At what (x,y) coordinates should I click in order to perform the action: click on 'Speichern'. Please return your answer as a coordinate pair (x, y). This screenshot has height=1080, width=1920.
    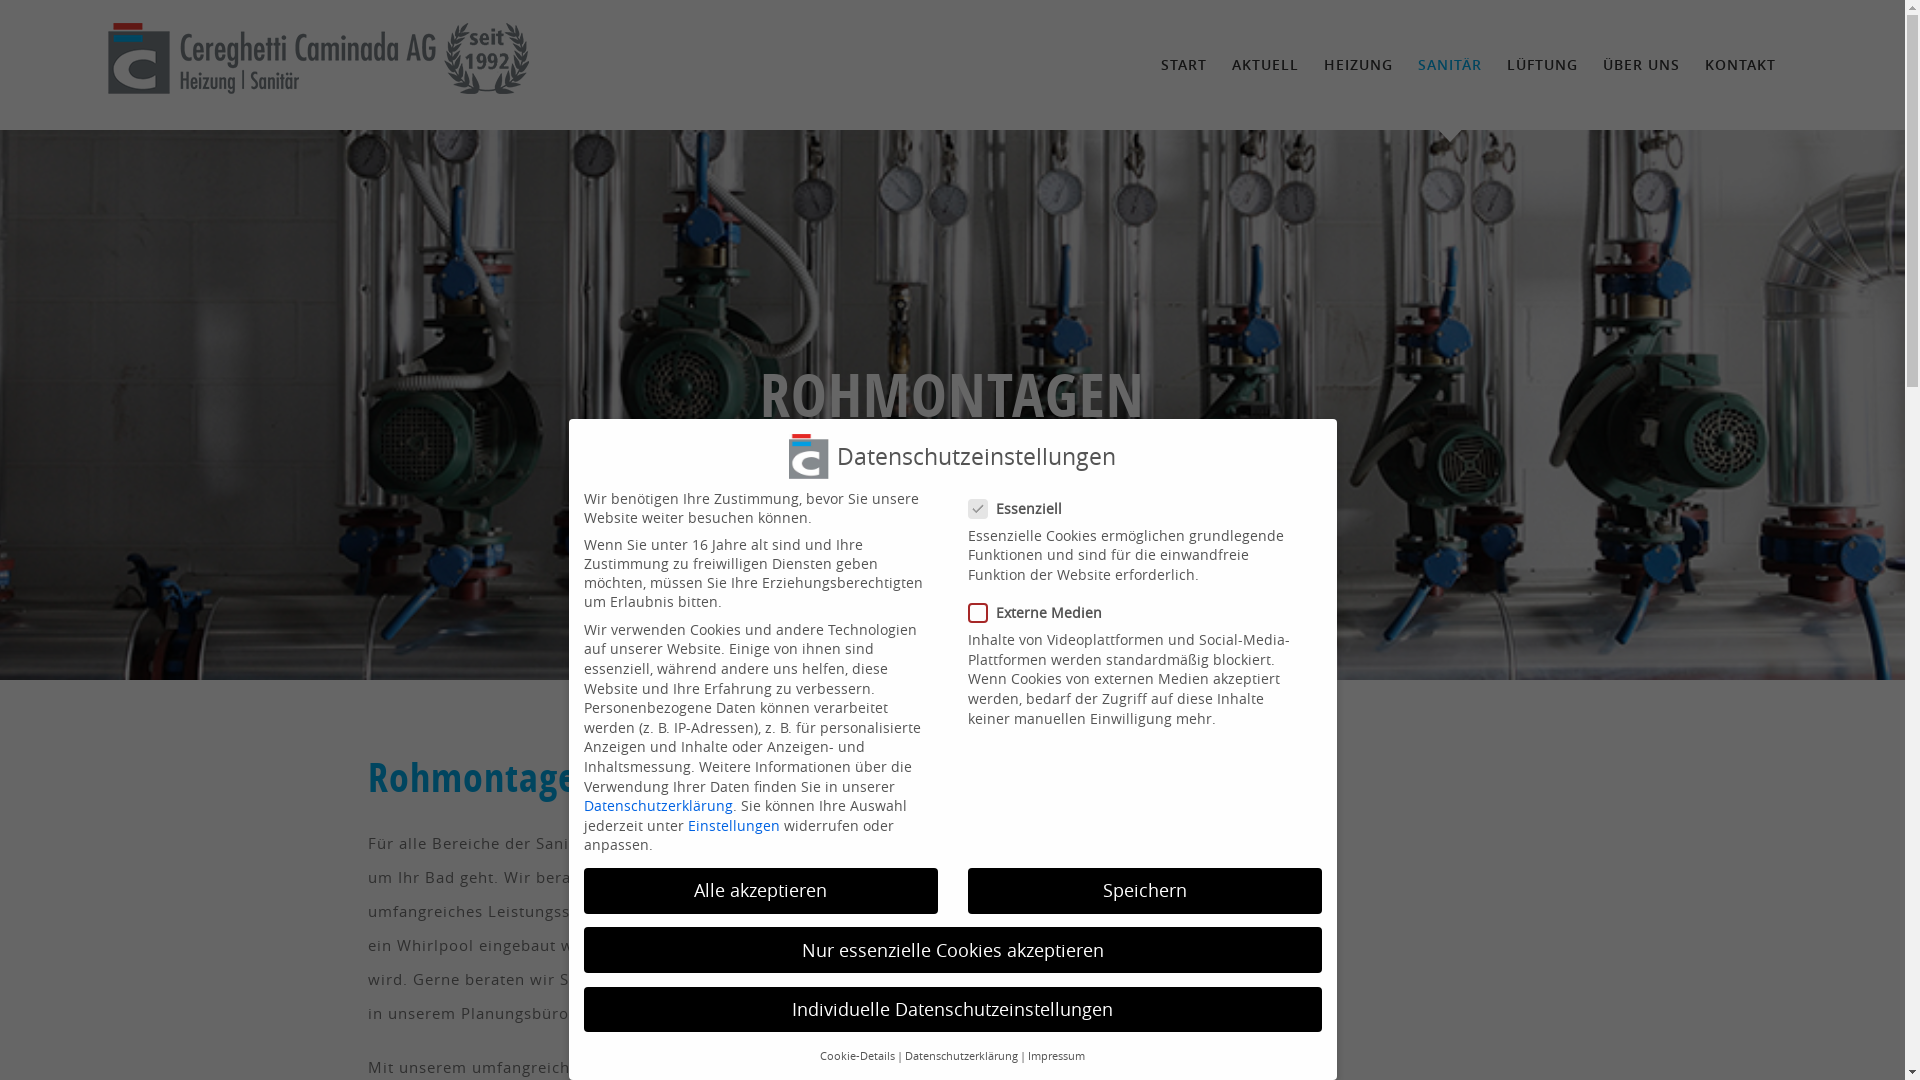
    Looking at the image, I should click on (1145, 890).